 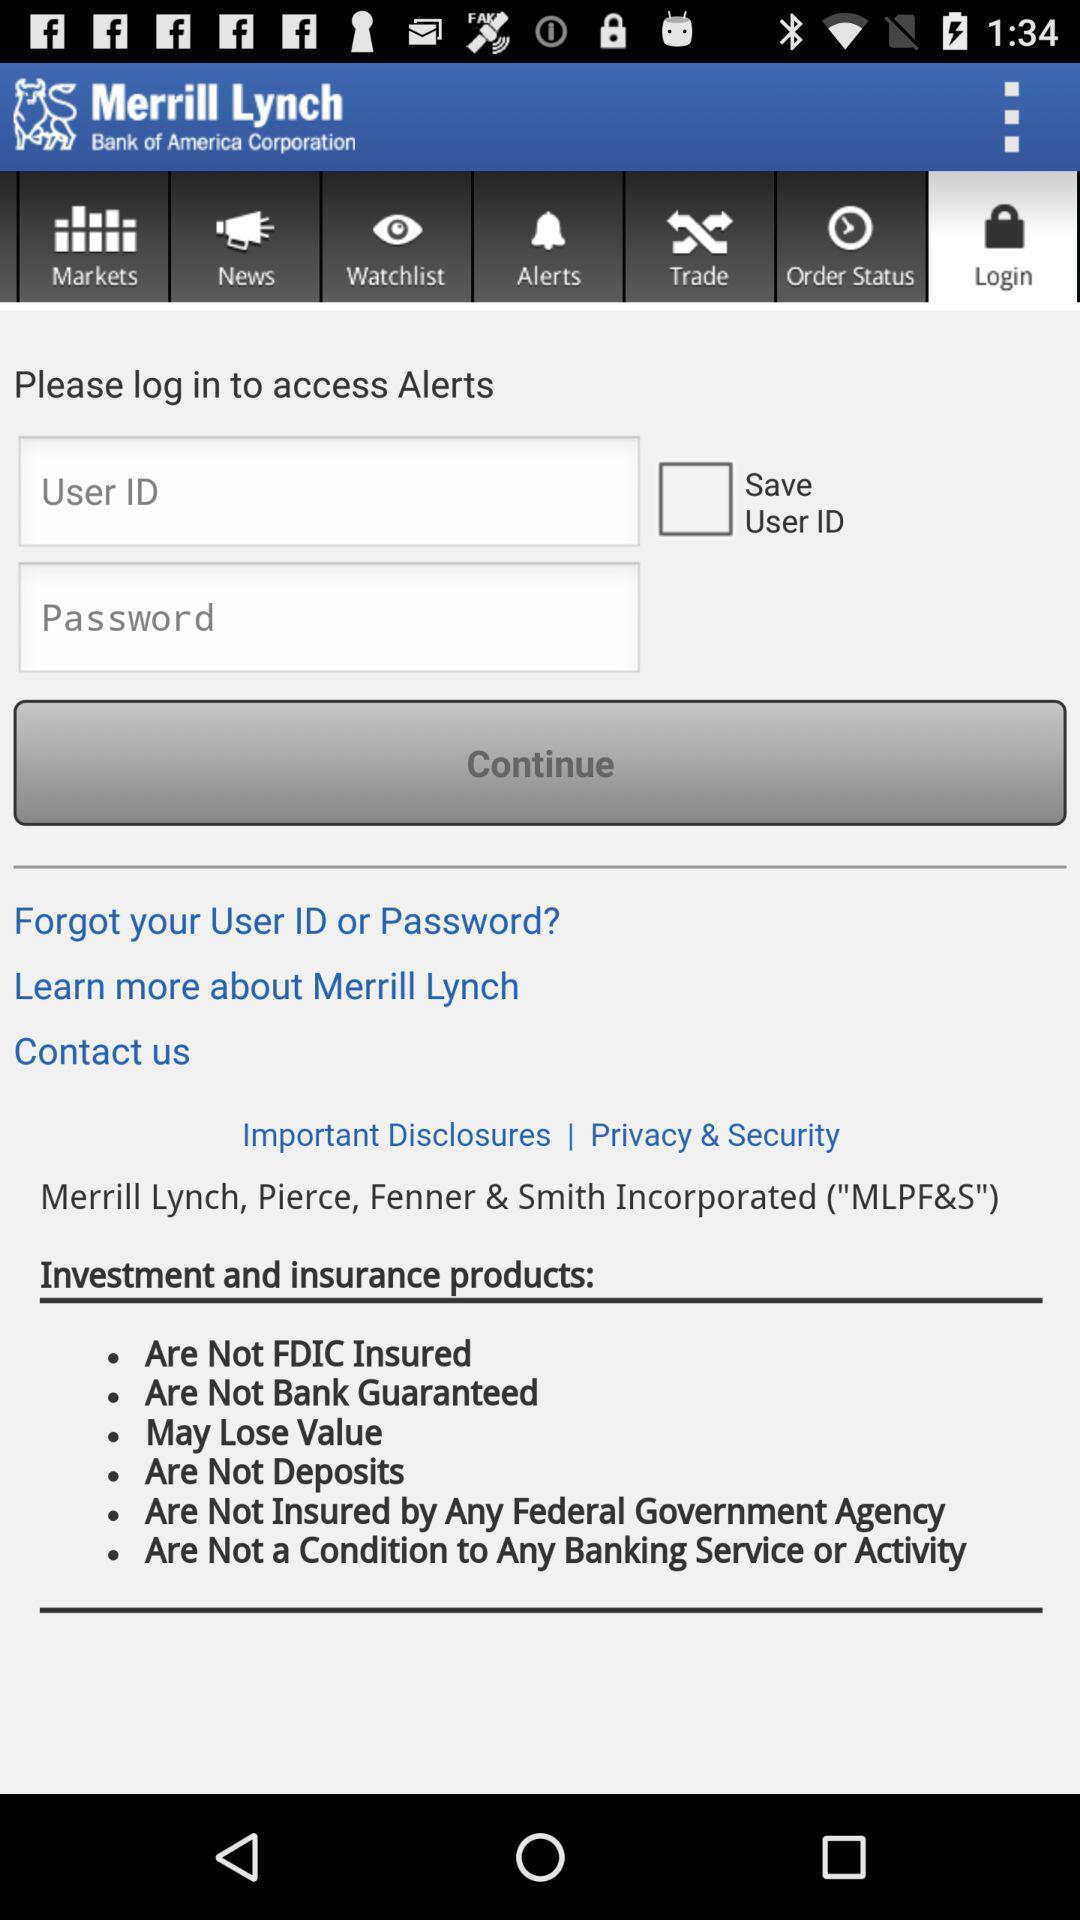 What do you see at coordinates (1018, 115) in the screenshot?
I see `open menu` at bounding box center [1018, 115].